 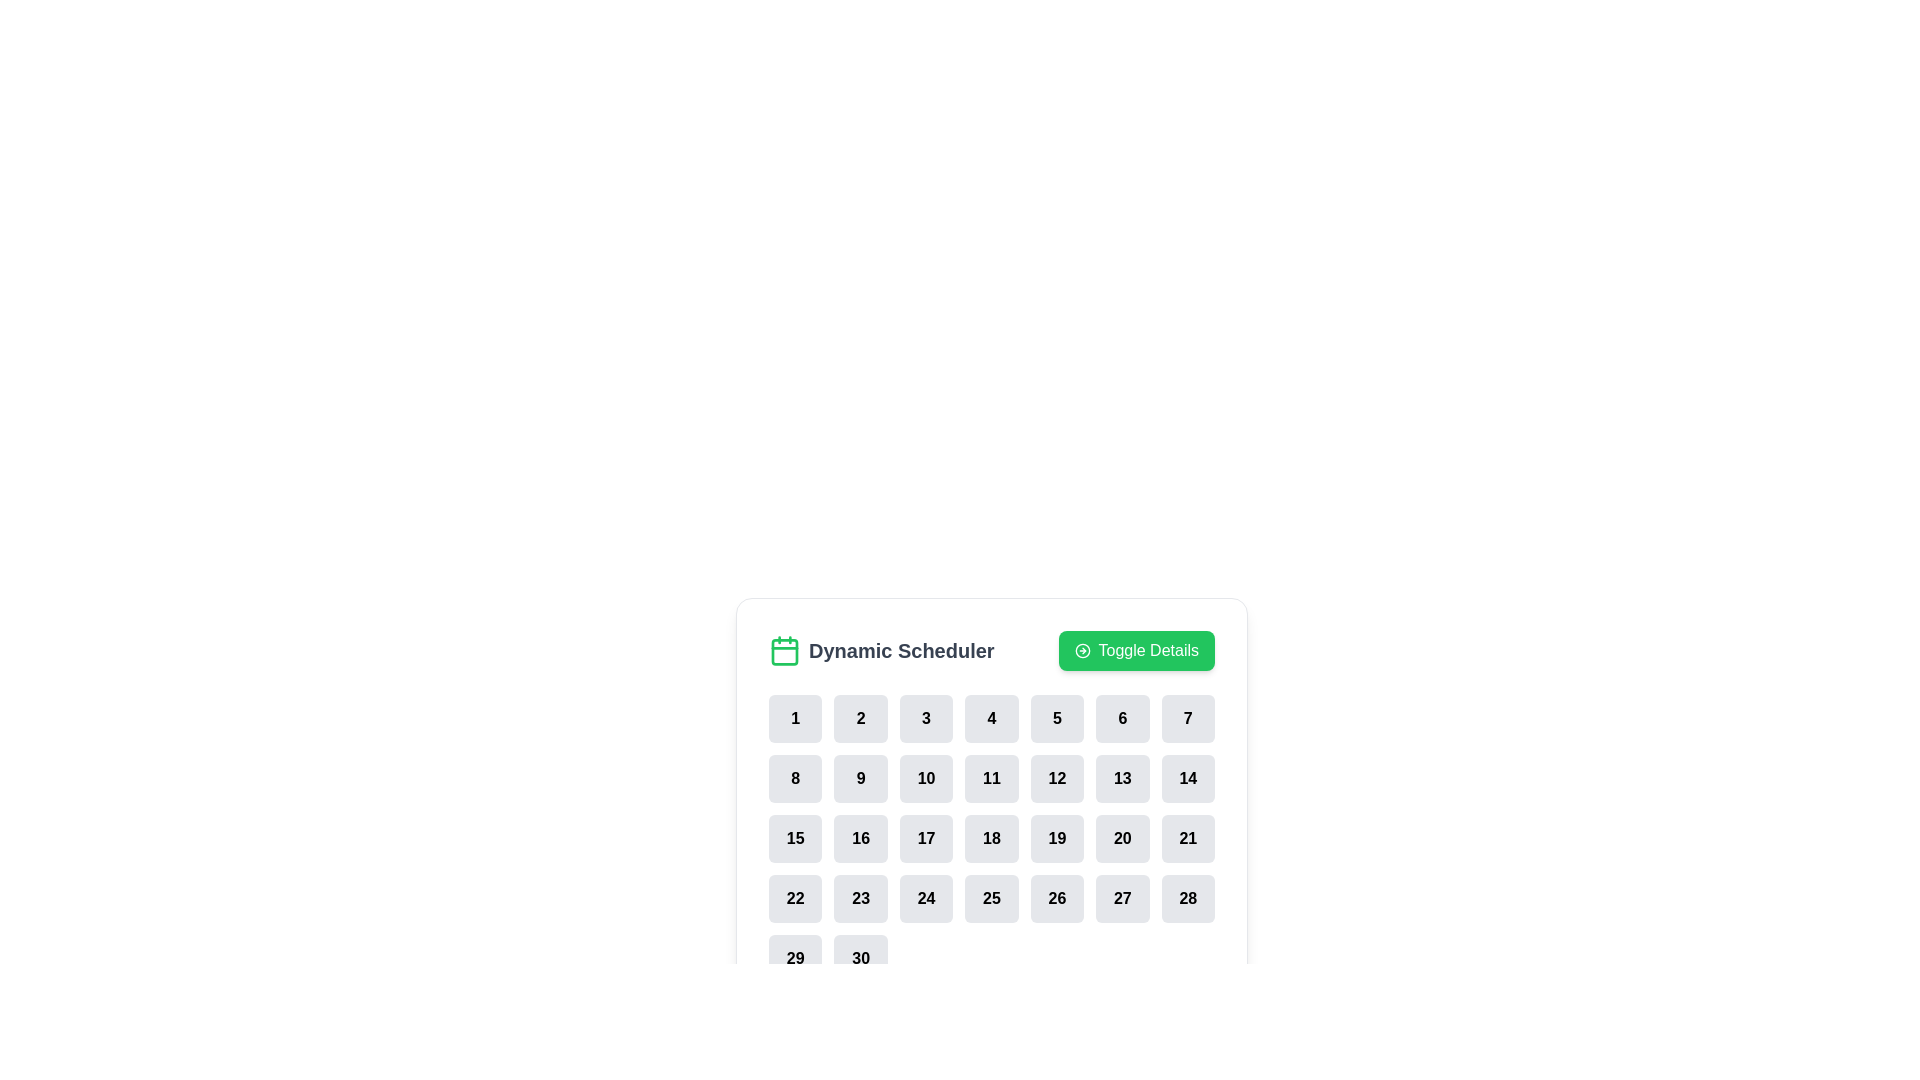 What do you see at coordinates (925, 897) in the screenshot?
I see `the button representing the 24th day in the calendar grid` at bounding box center [925, 897].